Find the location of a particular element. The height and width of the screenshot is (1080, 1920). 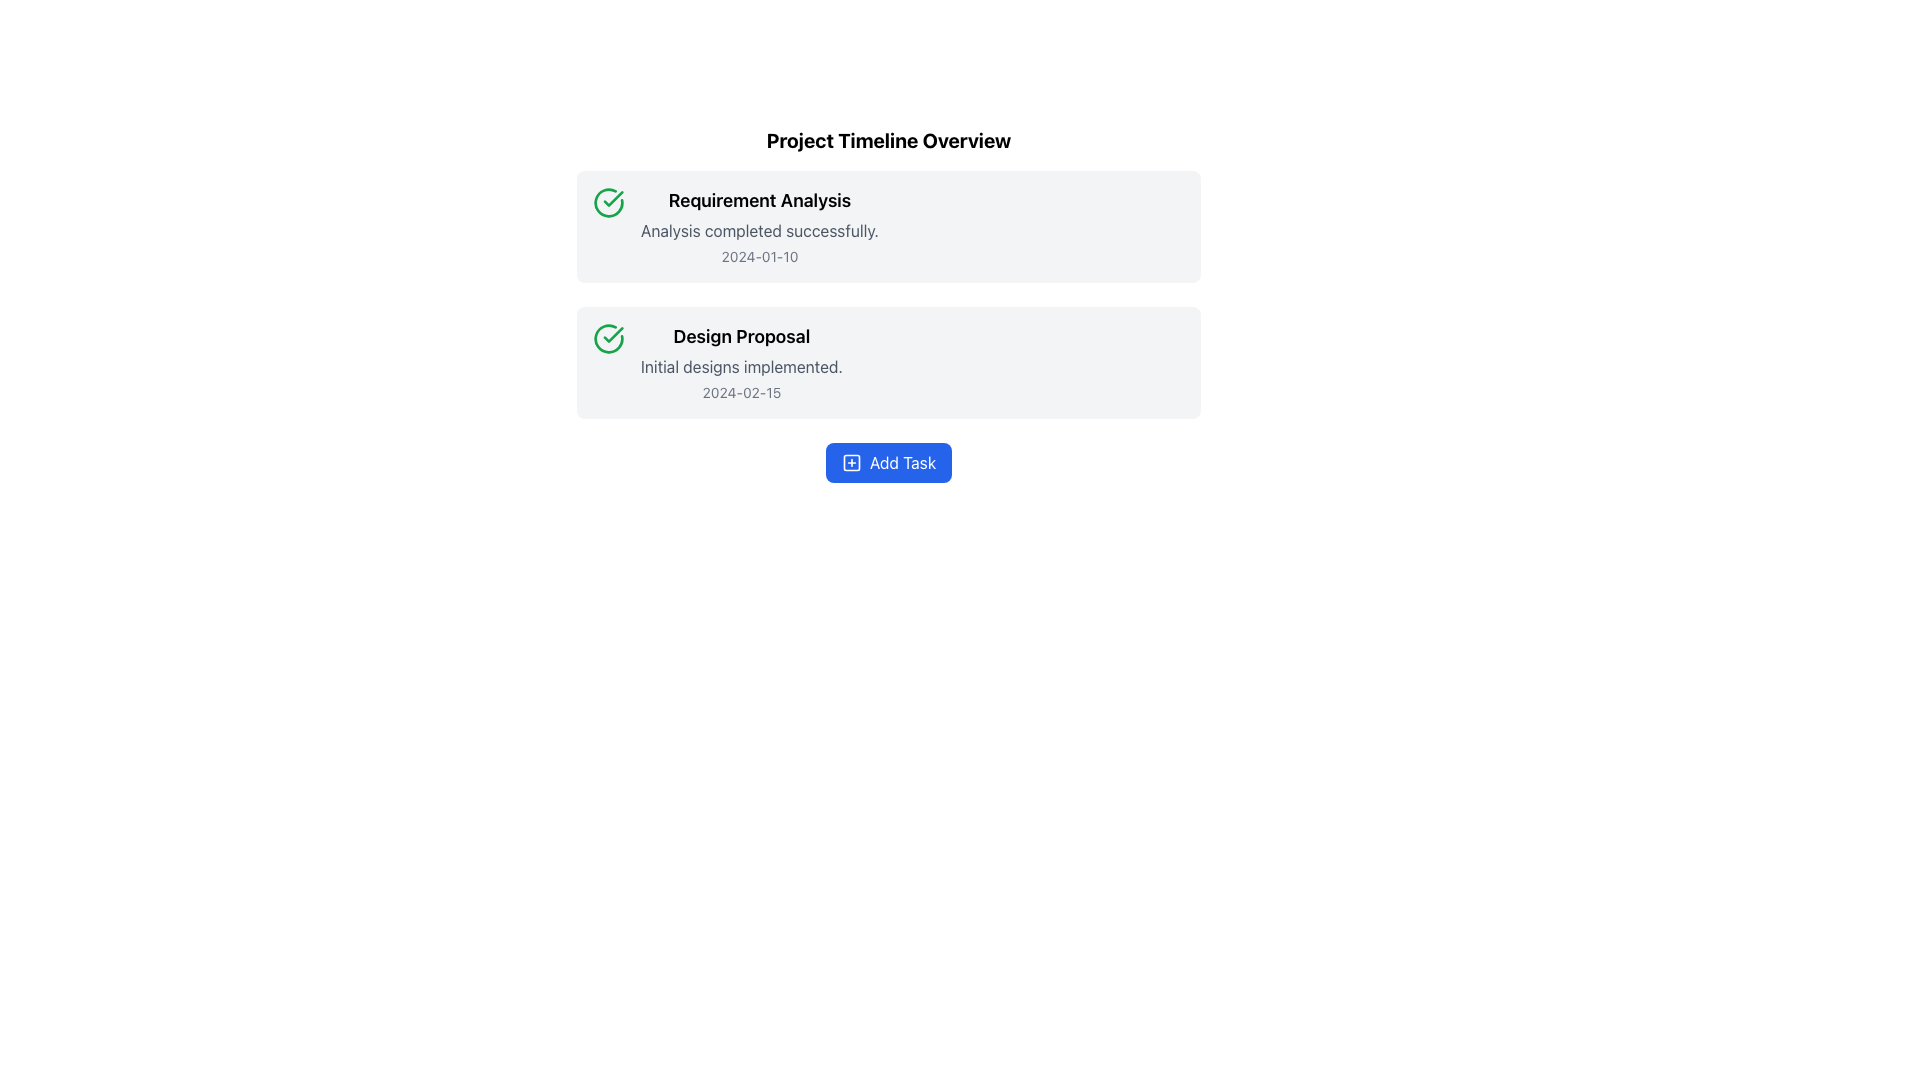

information displayed in the text block titled 'Requirement Analysis', which includes the status message 'Analysis completed successfully.' and the date '2024-01-10' is located at coordinates (758, 226).